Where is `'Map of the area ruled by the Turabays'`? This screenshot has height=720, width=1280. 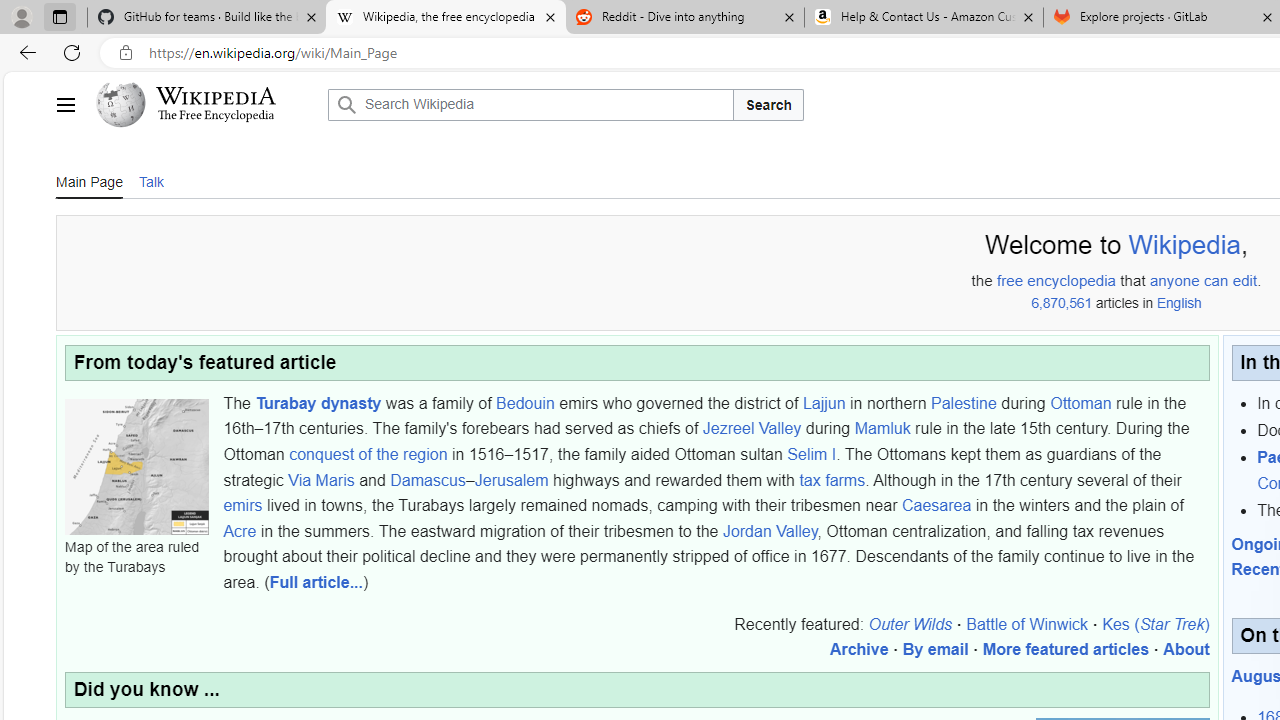 'Map of the area ruled by the Turabays' is located at coordinates (135, 466).